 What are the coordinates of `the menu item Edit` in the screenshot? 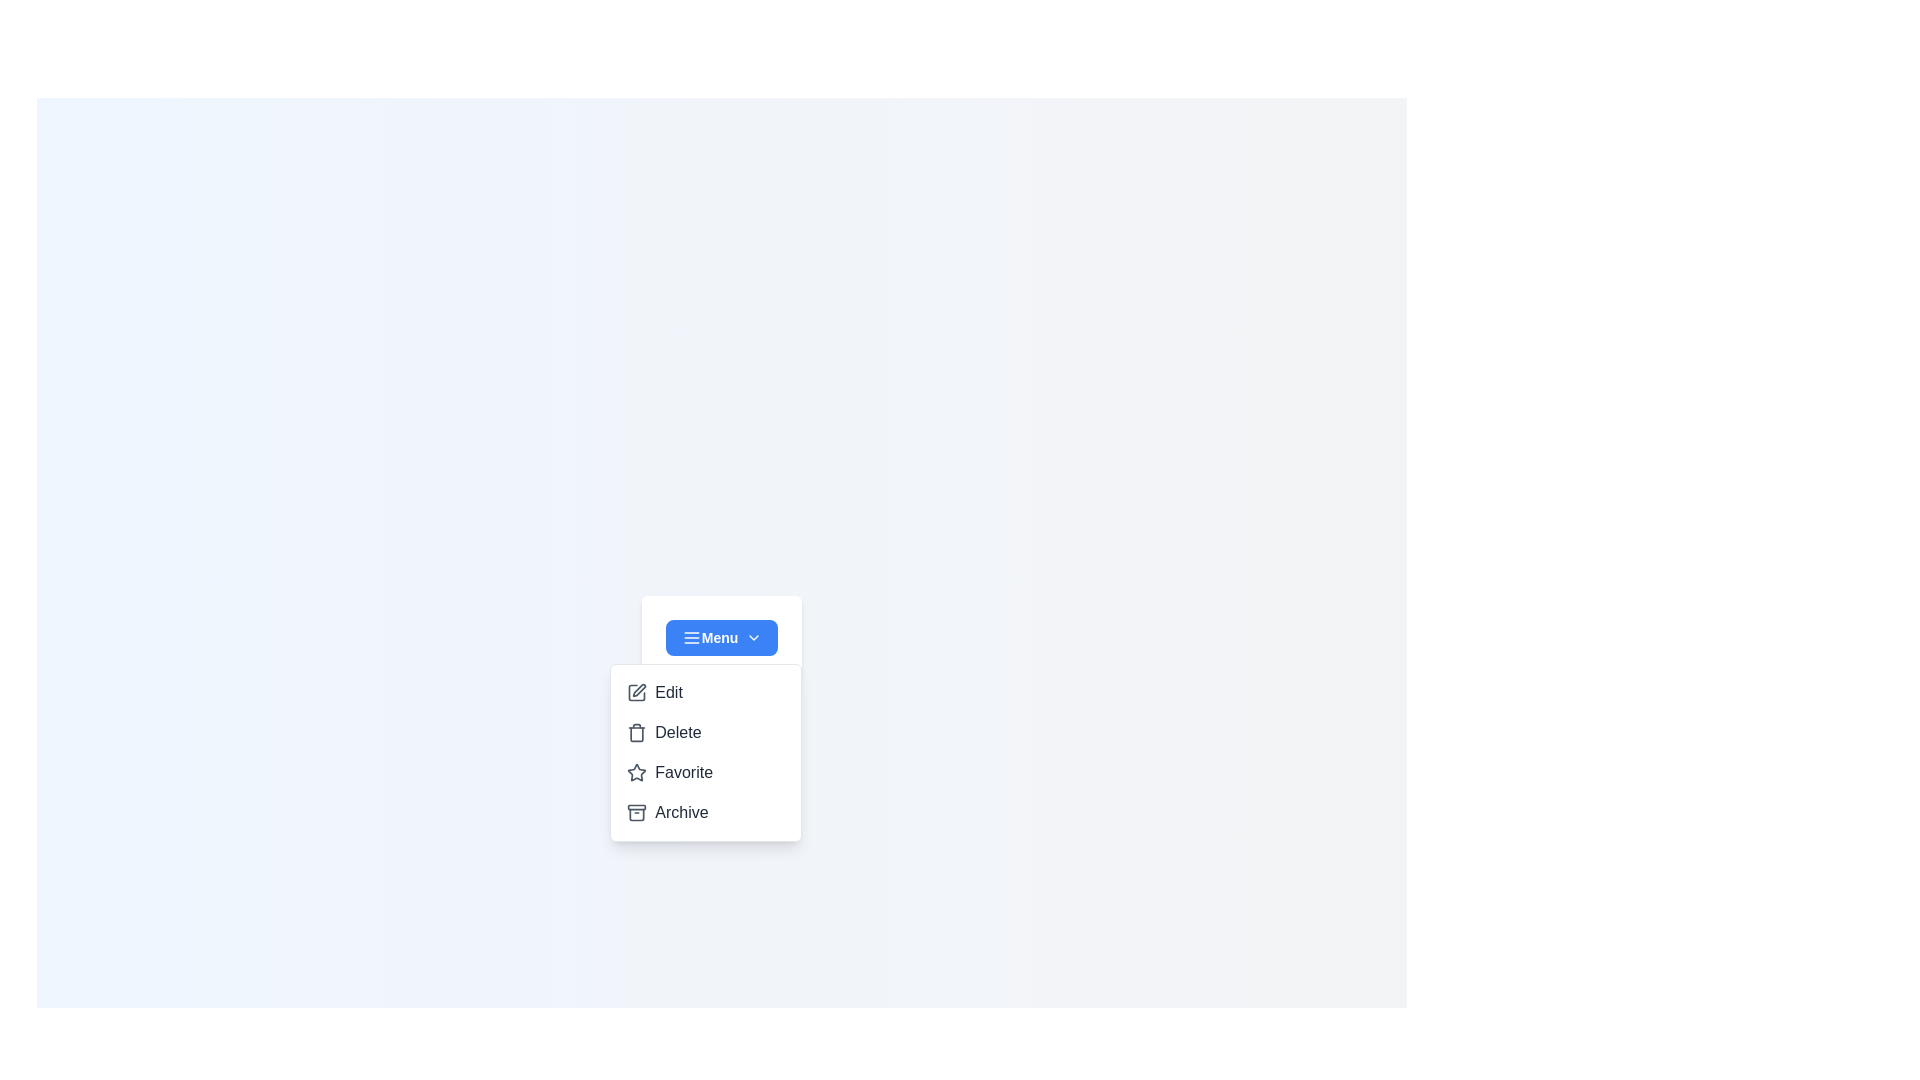 It's located at (706, 692).